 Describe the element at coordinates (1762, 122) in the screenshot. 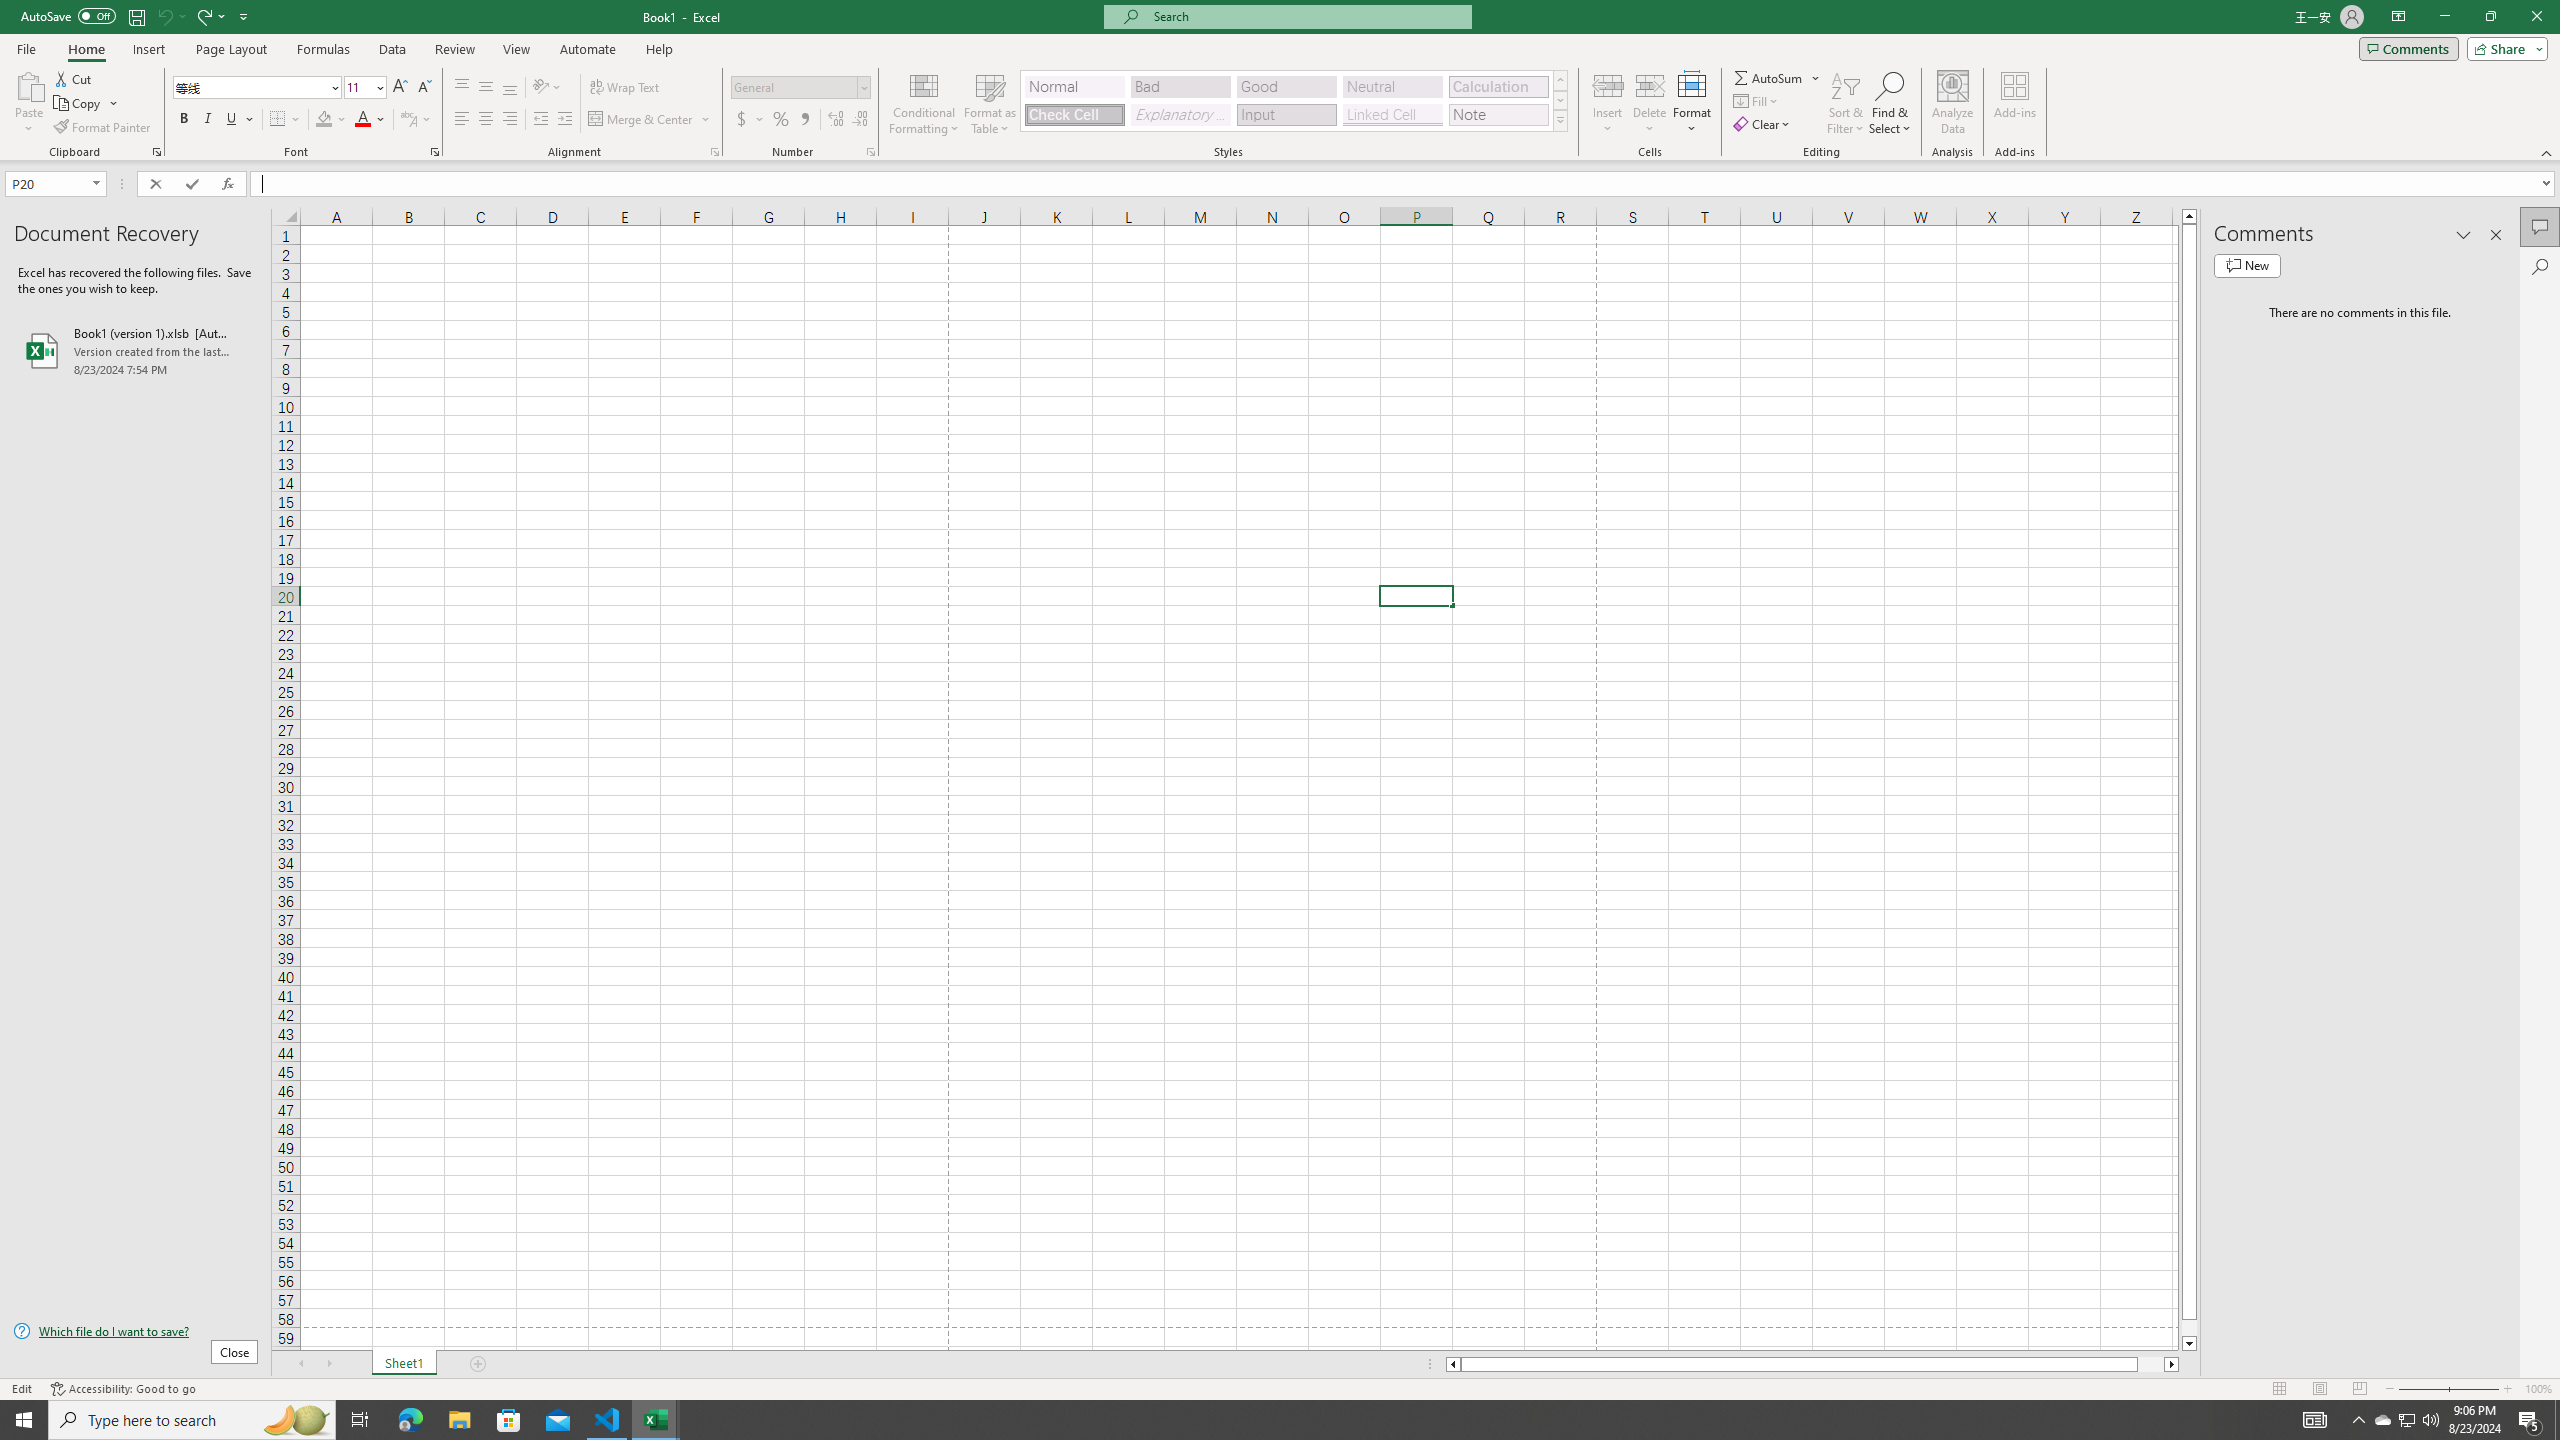

I see `'Clear'` at that location.